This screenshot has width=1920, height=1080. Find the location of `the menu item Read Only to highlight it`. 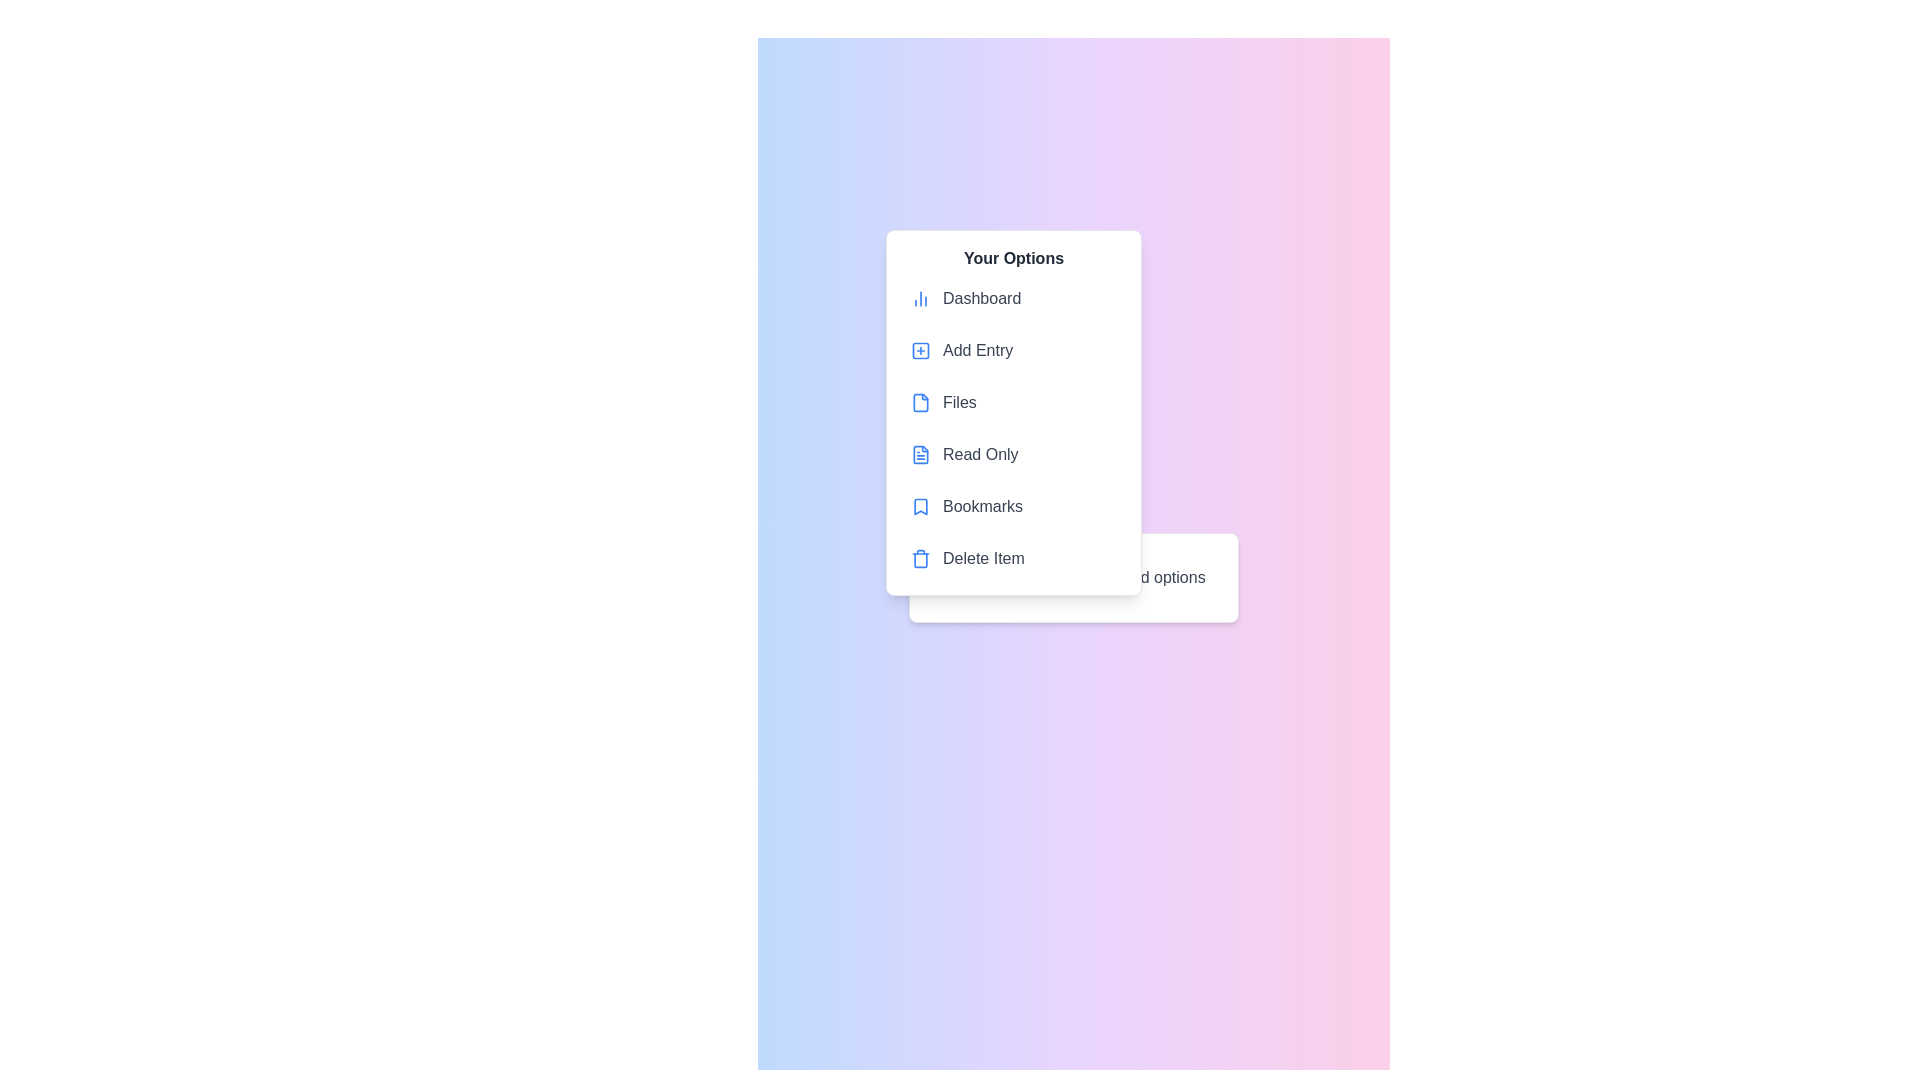

the menu item Read Only to highlight it is located at coordinates (1013, 455).